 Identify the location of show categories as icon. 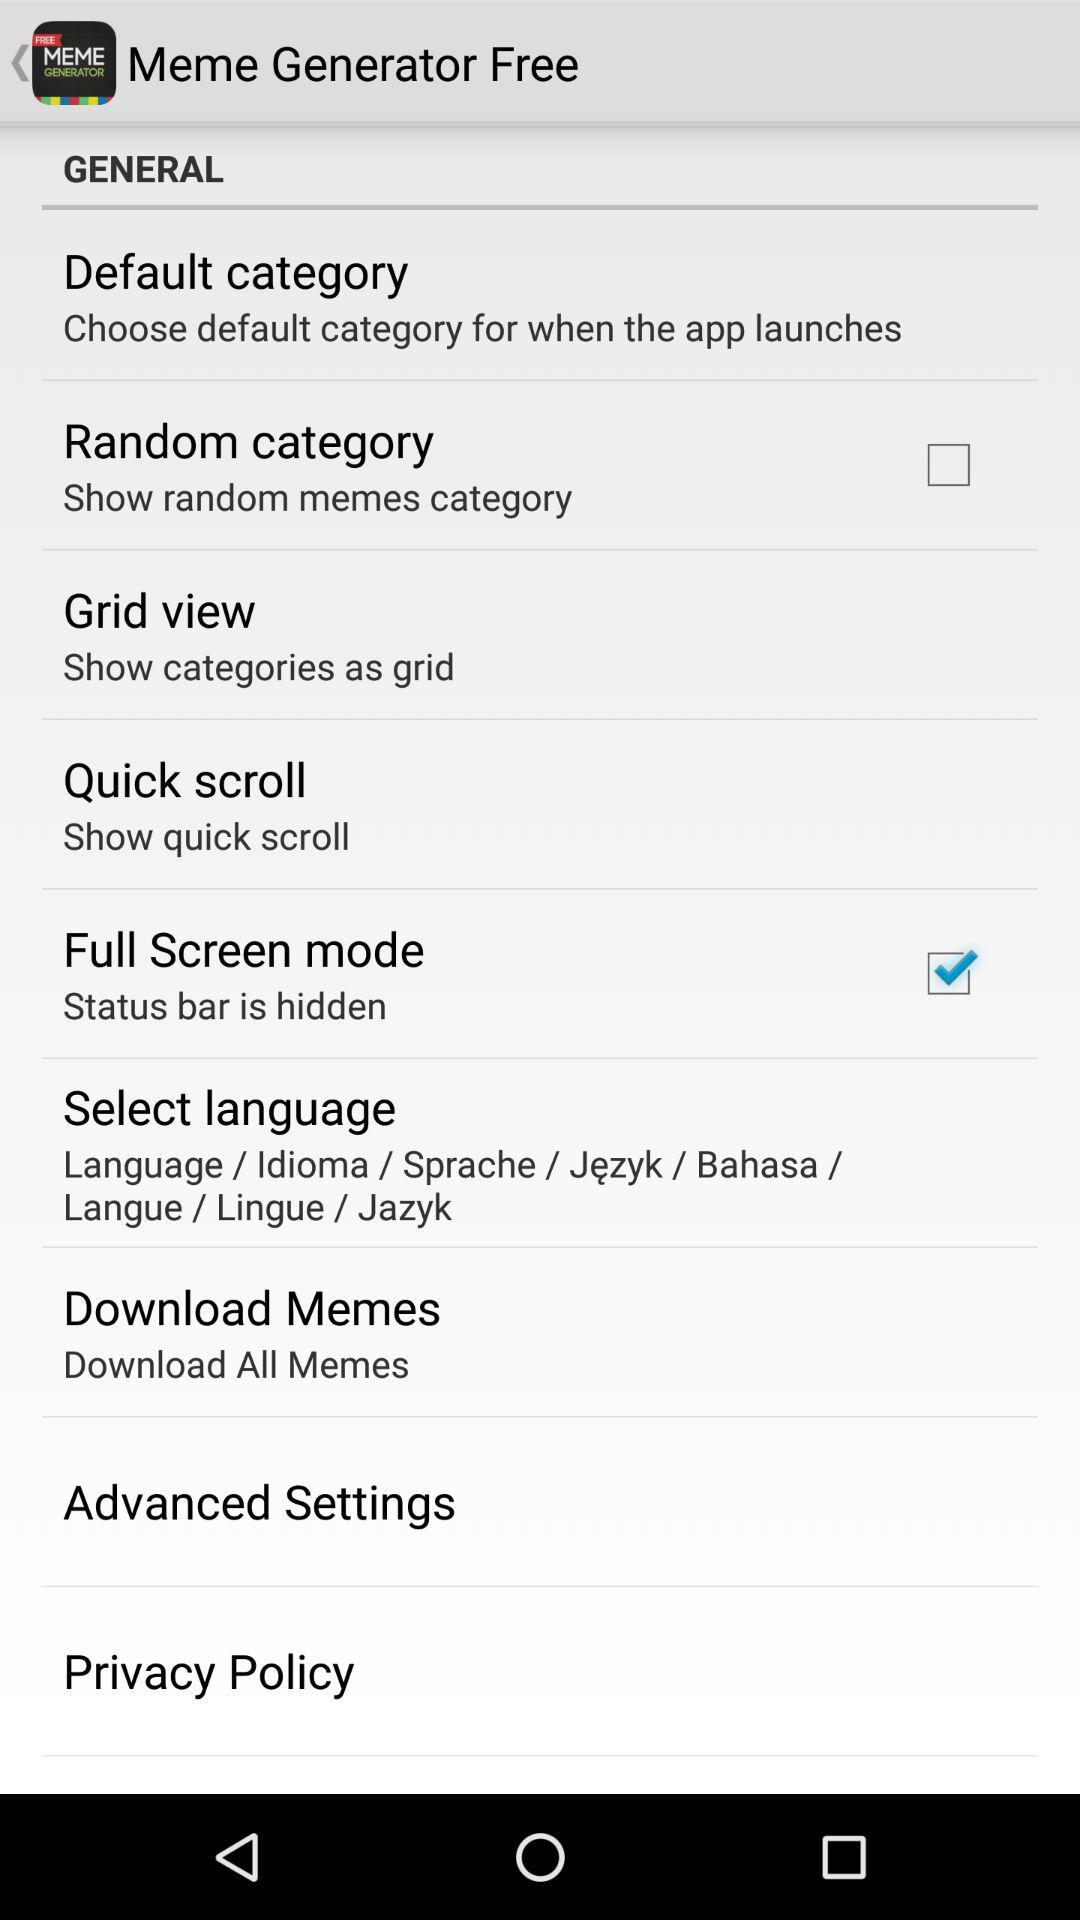
(258, 666).